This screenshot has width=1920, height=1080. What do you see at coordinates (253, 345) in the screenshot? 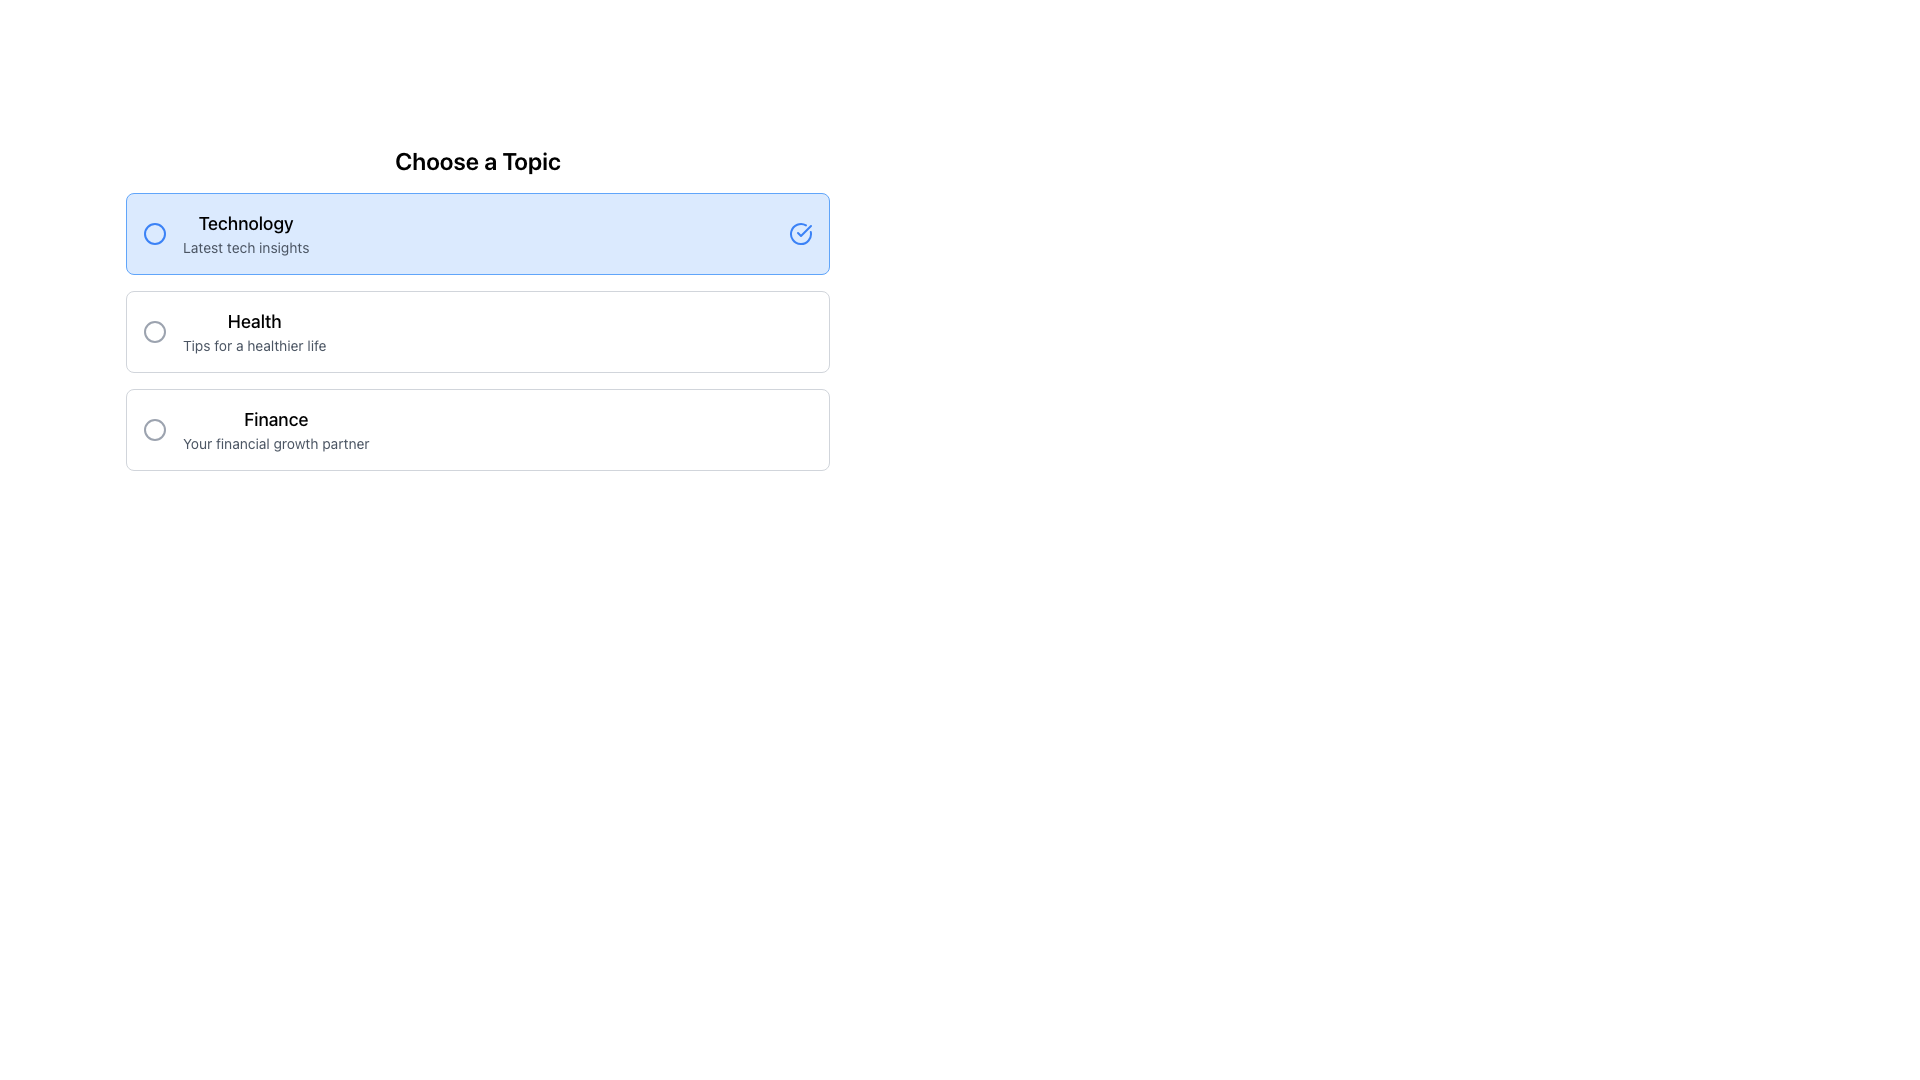
I see `additional context text positioned directly below the 'Health' heading in the 'Choose a Topic' section` at bounding box center [253, 345].